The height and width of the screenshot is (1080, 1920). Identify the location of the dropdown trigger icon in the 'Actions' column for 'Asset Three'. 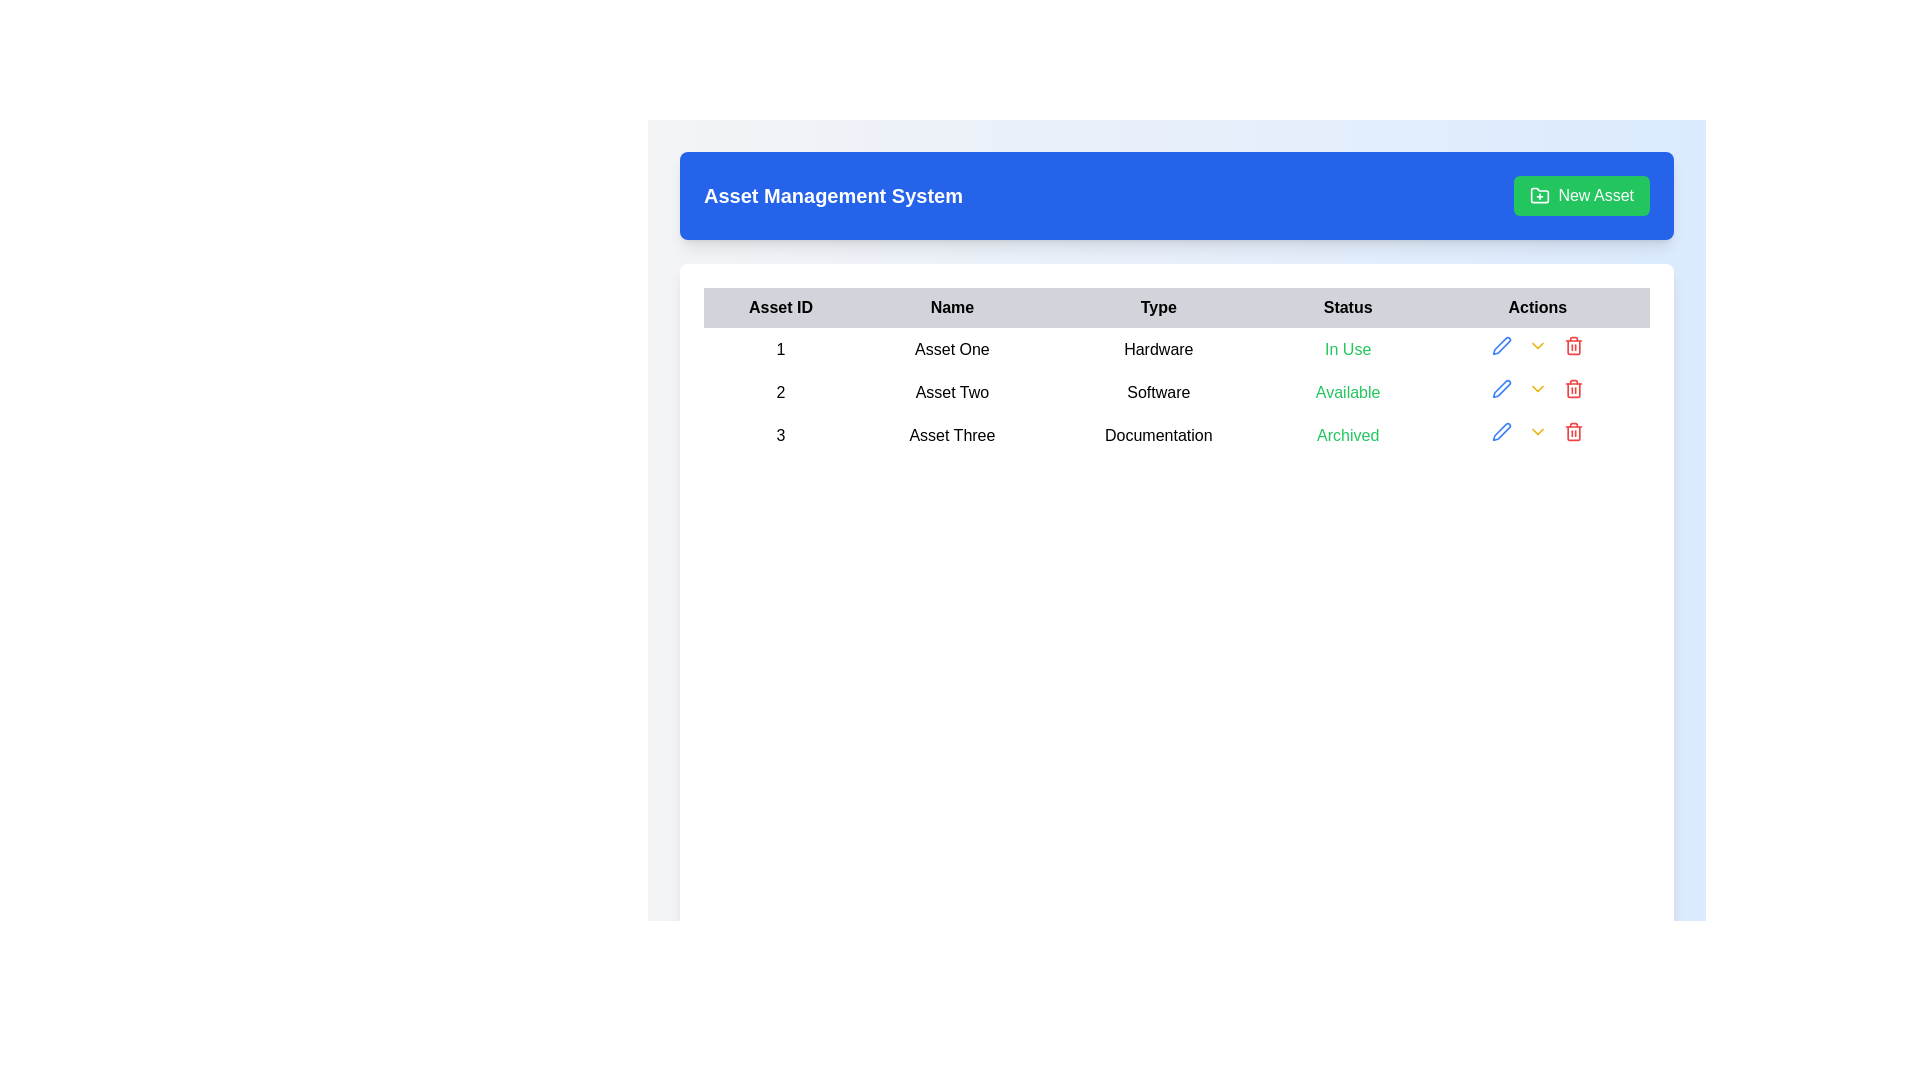
(1536, 434).